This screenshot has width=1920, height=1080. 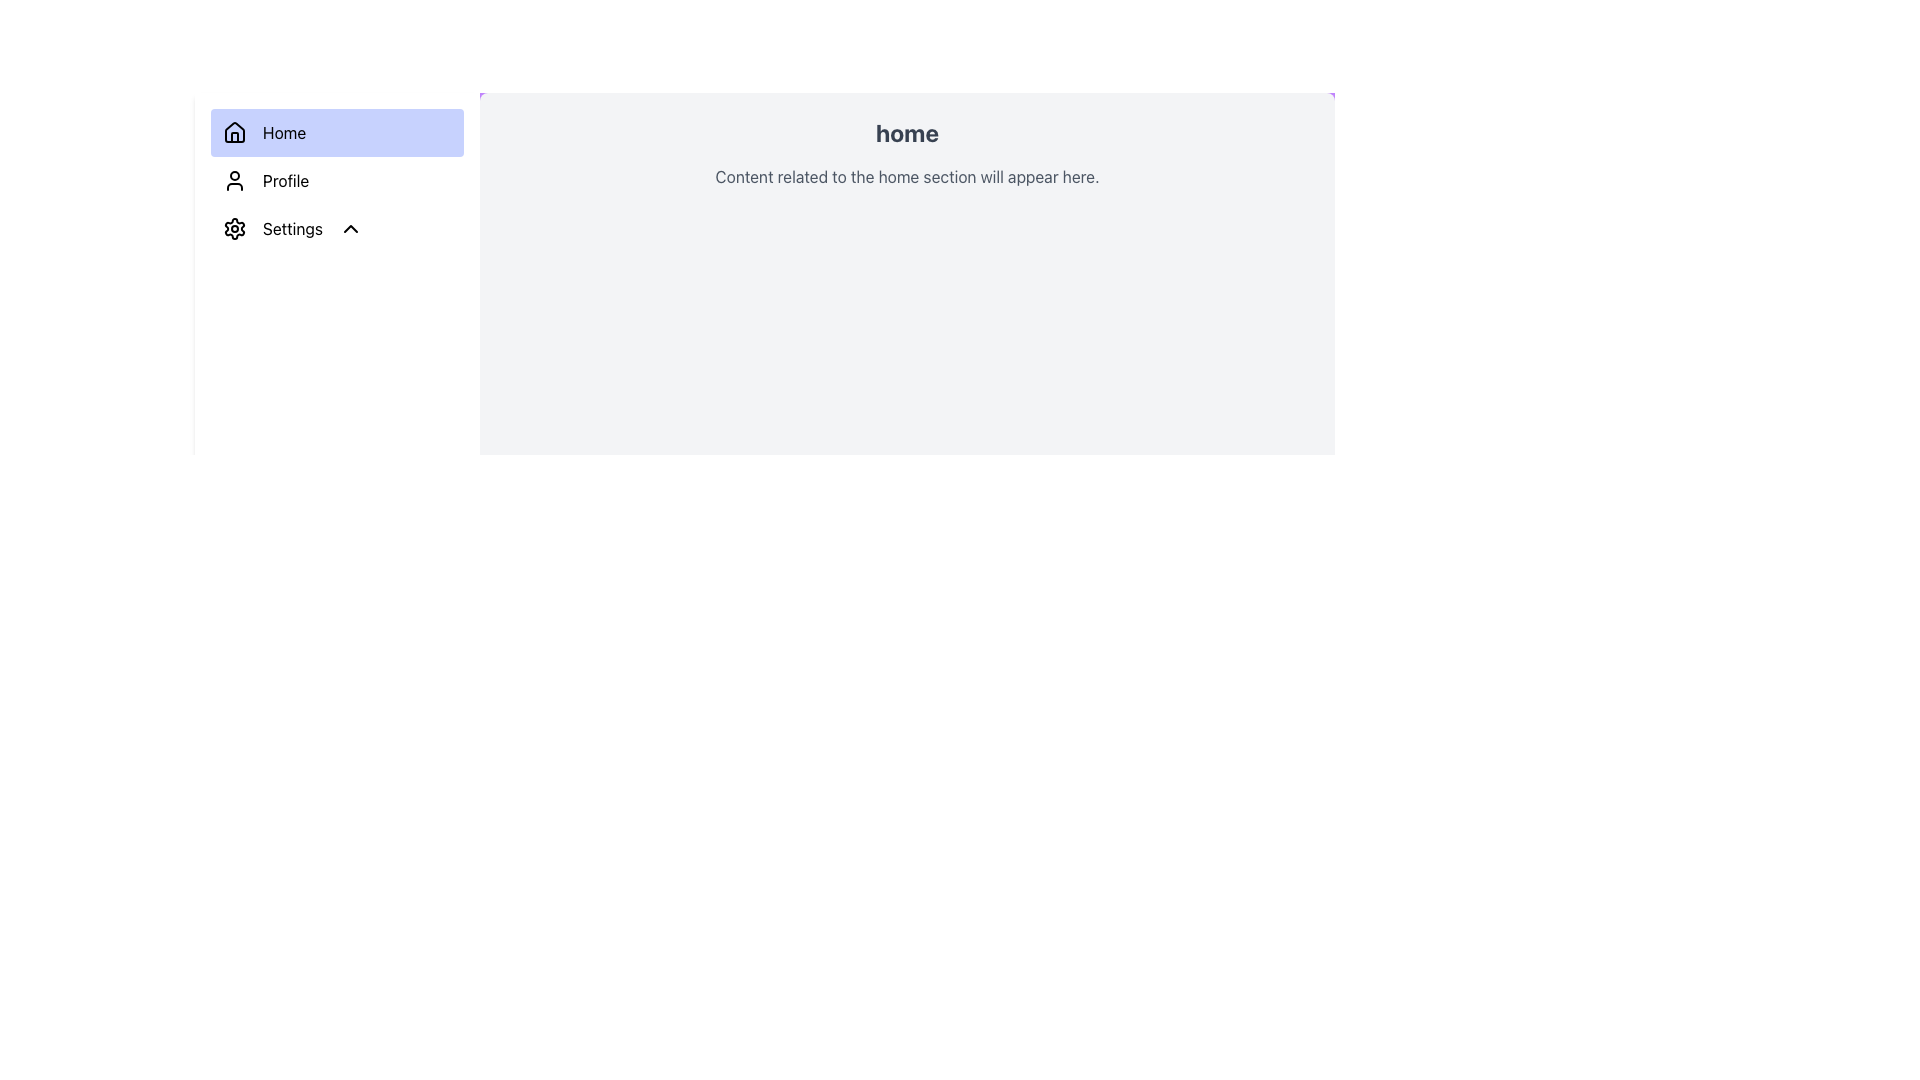 What do you see at coordinates (235, 227) in the screenshot?
I see `the settings icon located in the vertical menu, positioned above the 'Profile' entry` at bounding box center [235, 227].